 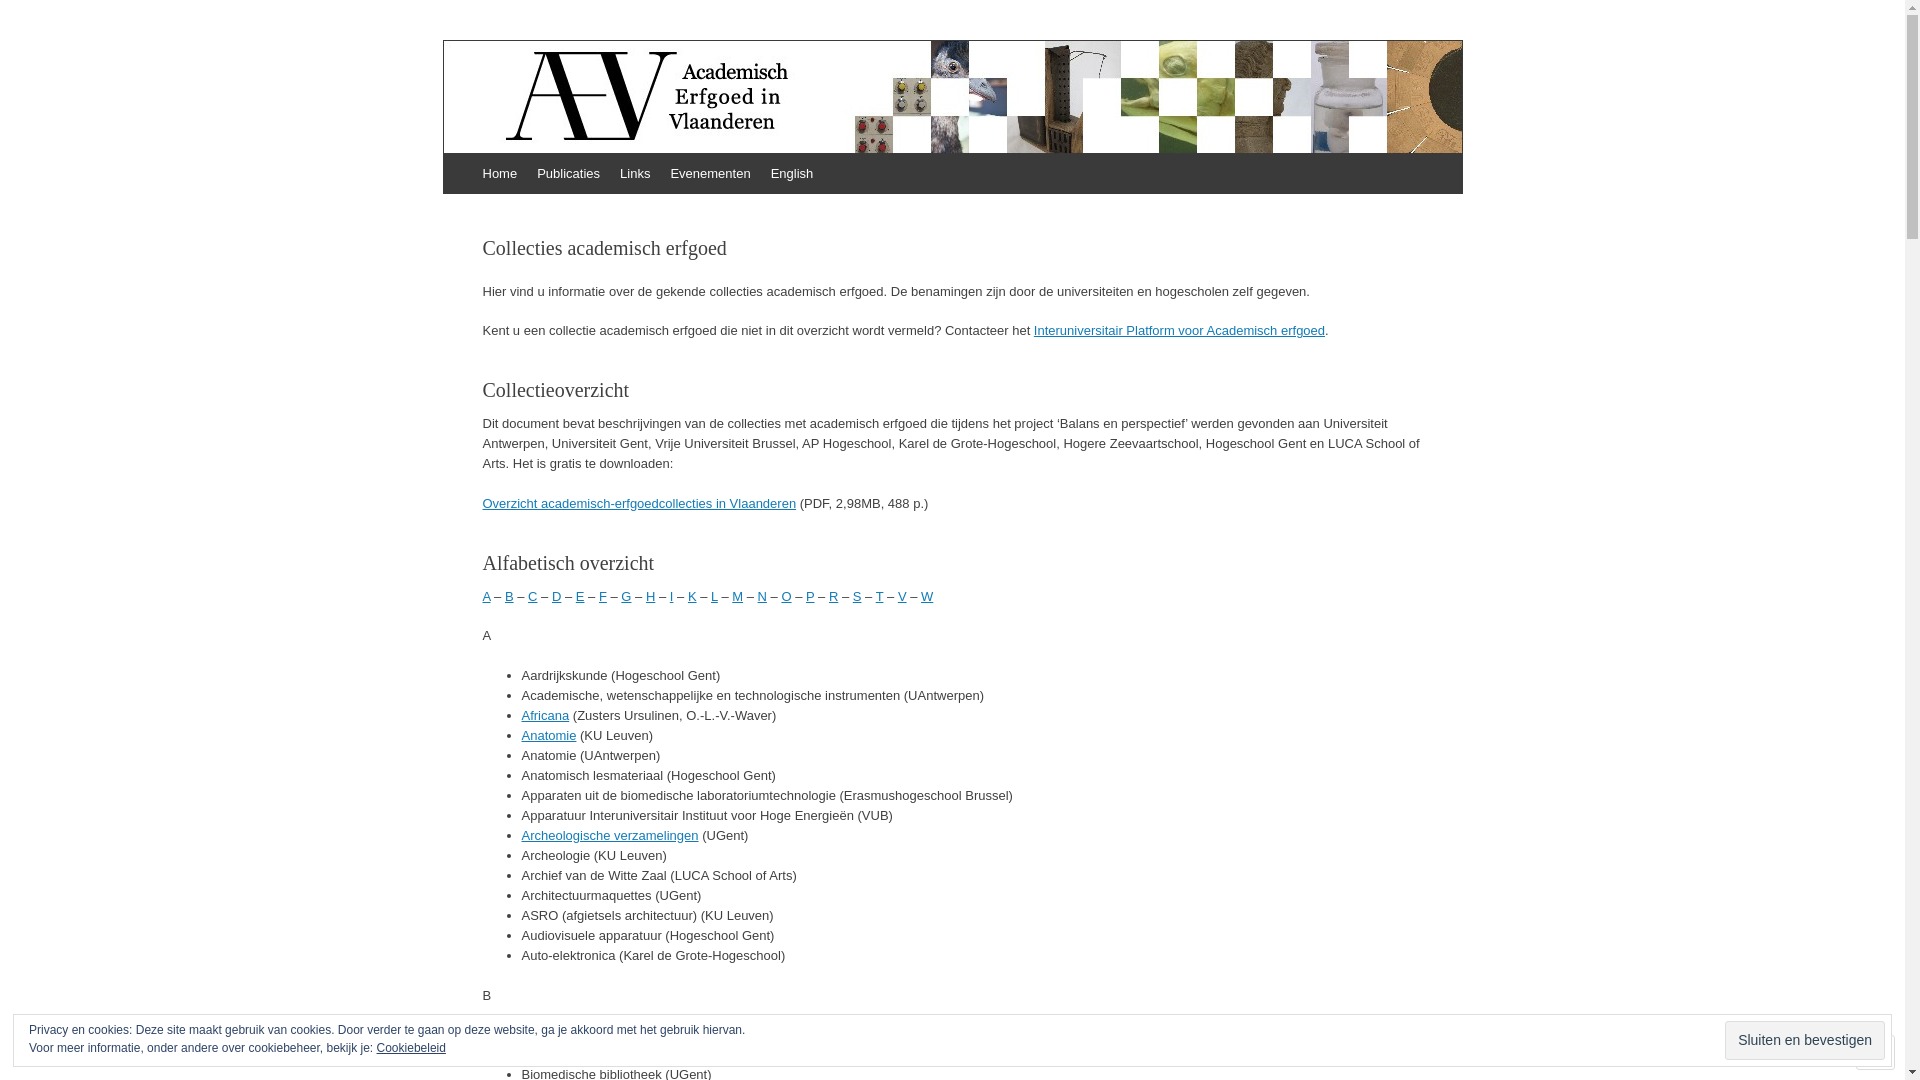 I want to click on 'H', so click(x=646, y=594).